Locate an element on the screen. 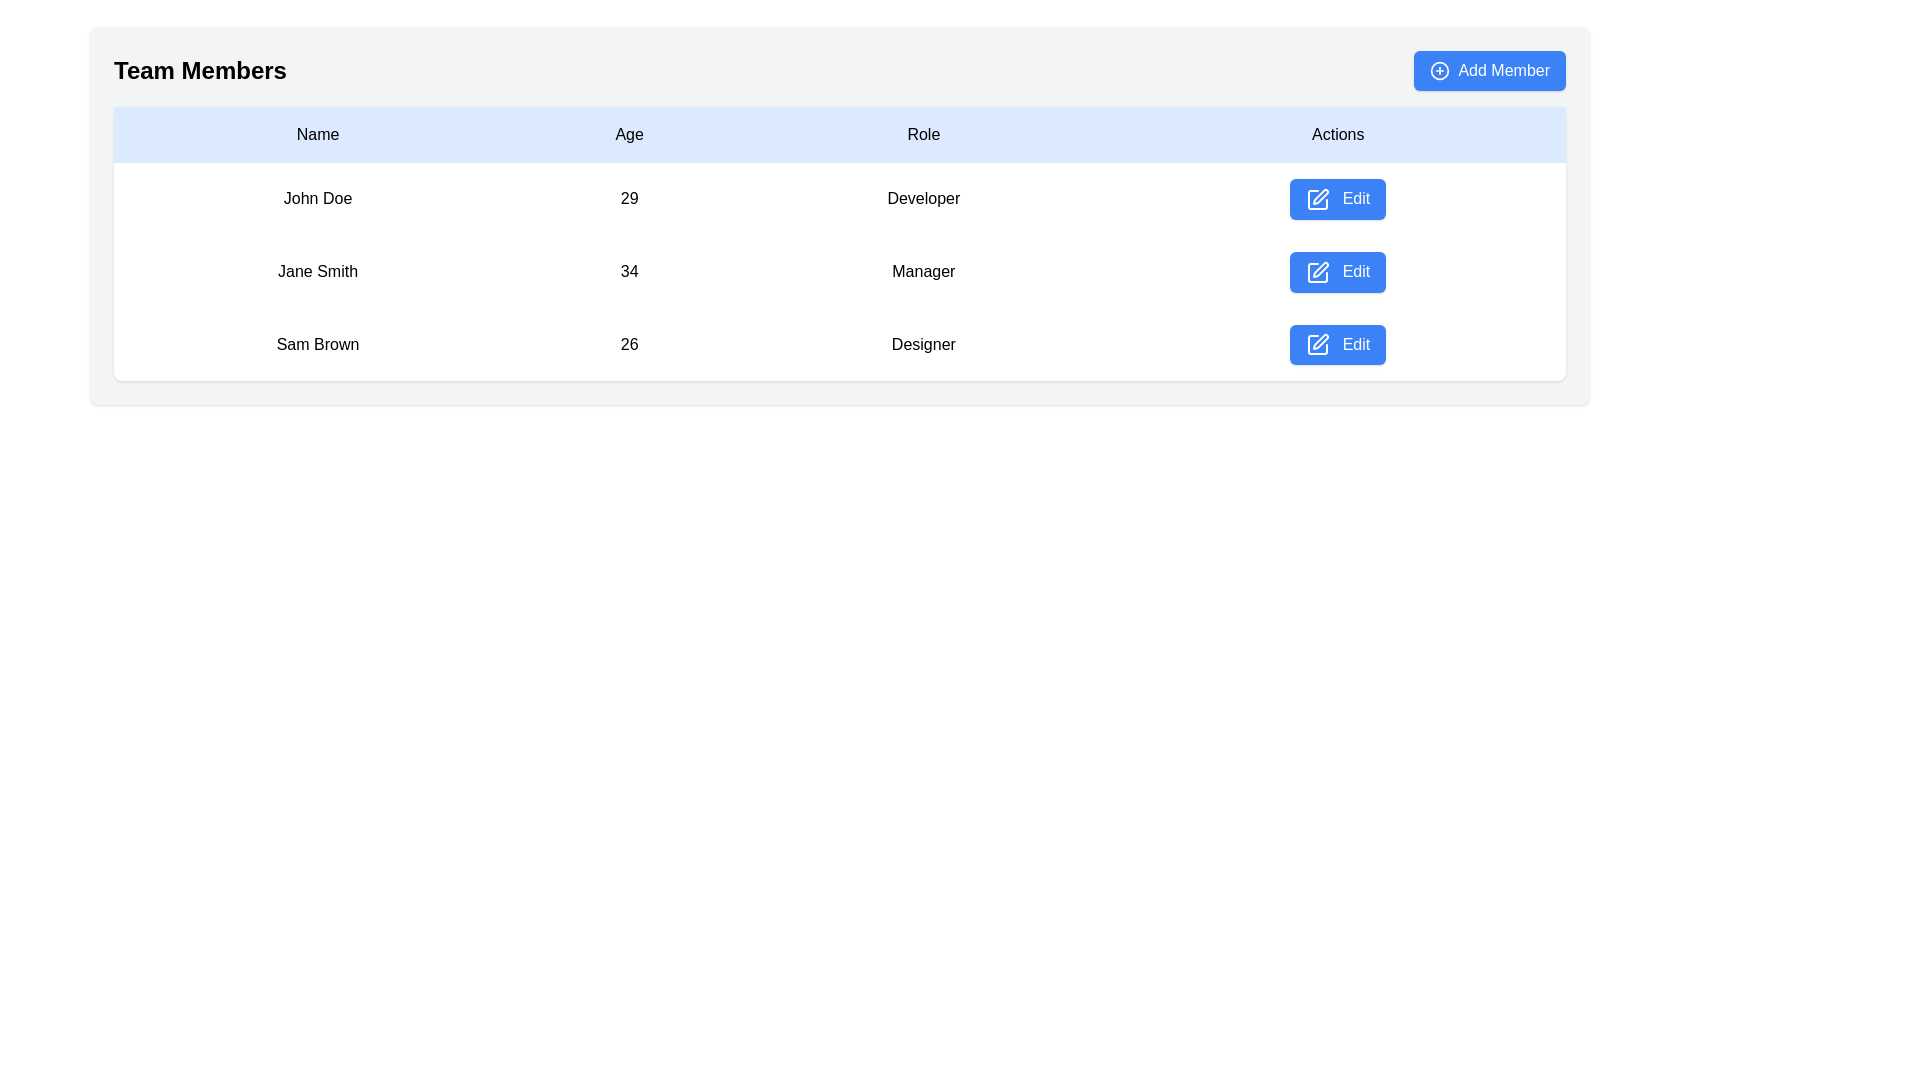 This screenshot has height=1080, width=1920. the 'Edit' button located in the last row of the 'Actions' column is located at coordinates (1338, 343).